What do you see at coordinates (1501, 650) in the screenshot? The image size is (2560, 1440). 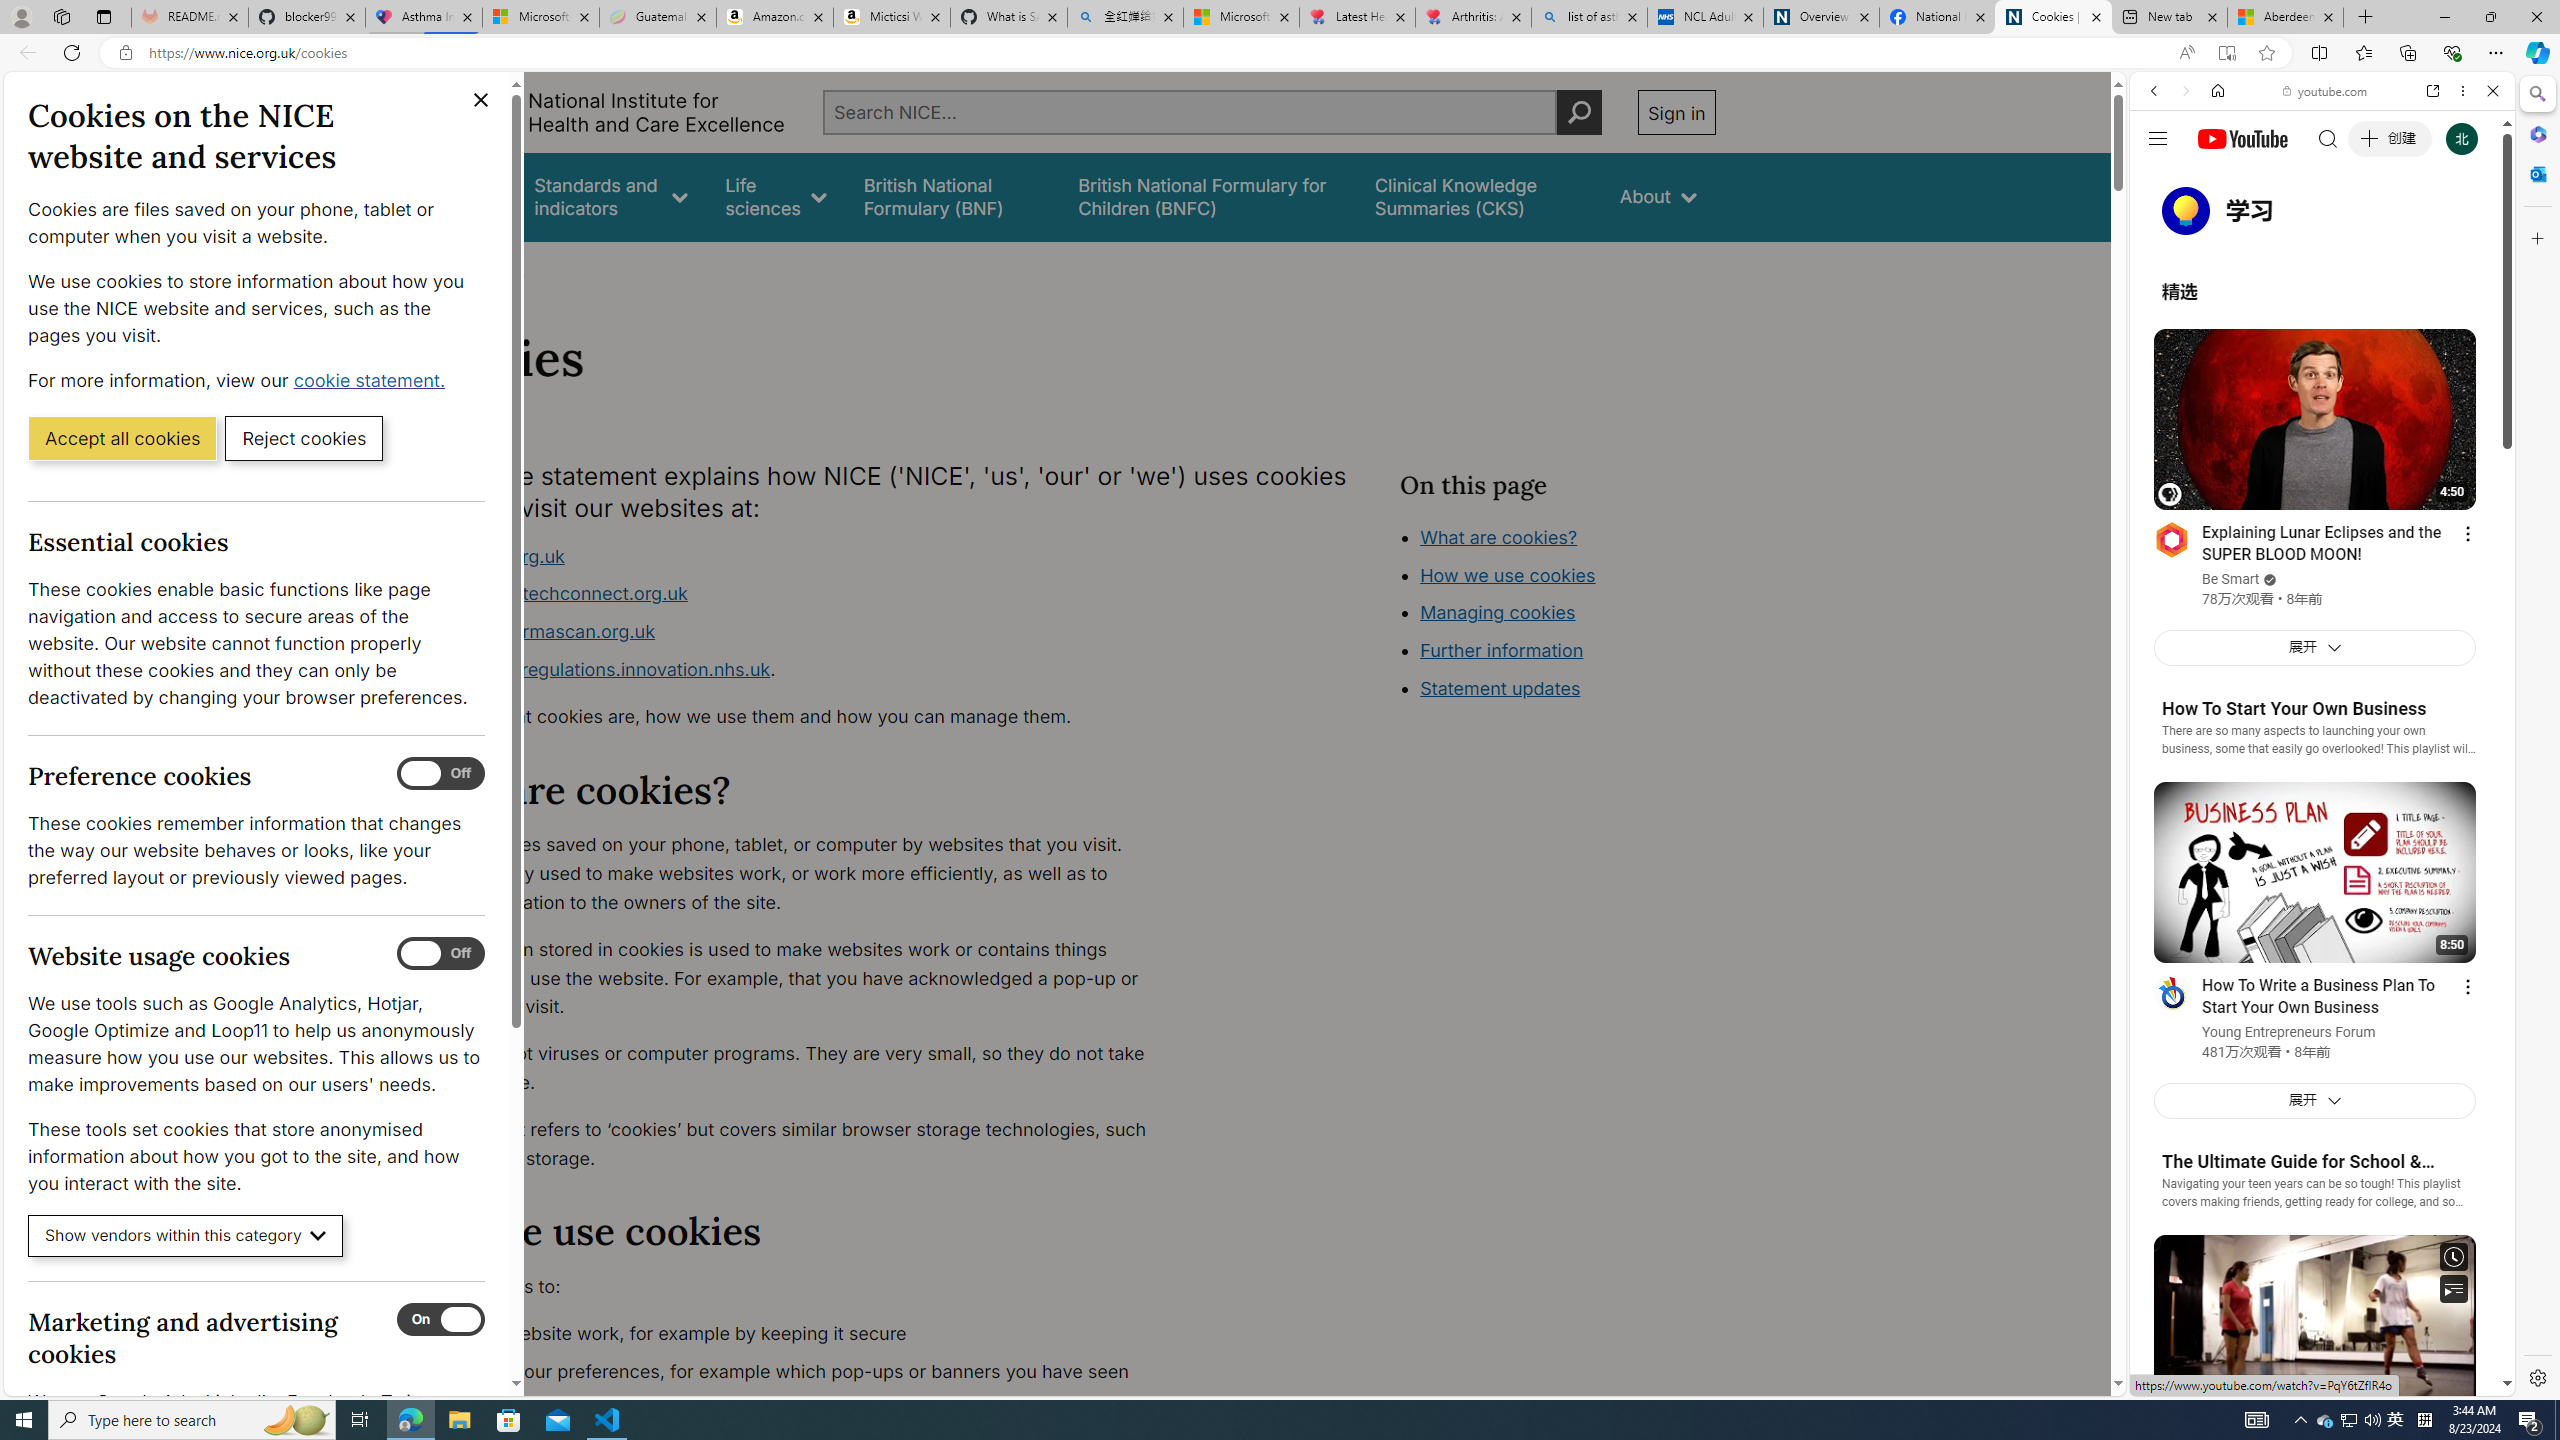 I see `'Further information'` at bounding box center [1501, 650].